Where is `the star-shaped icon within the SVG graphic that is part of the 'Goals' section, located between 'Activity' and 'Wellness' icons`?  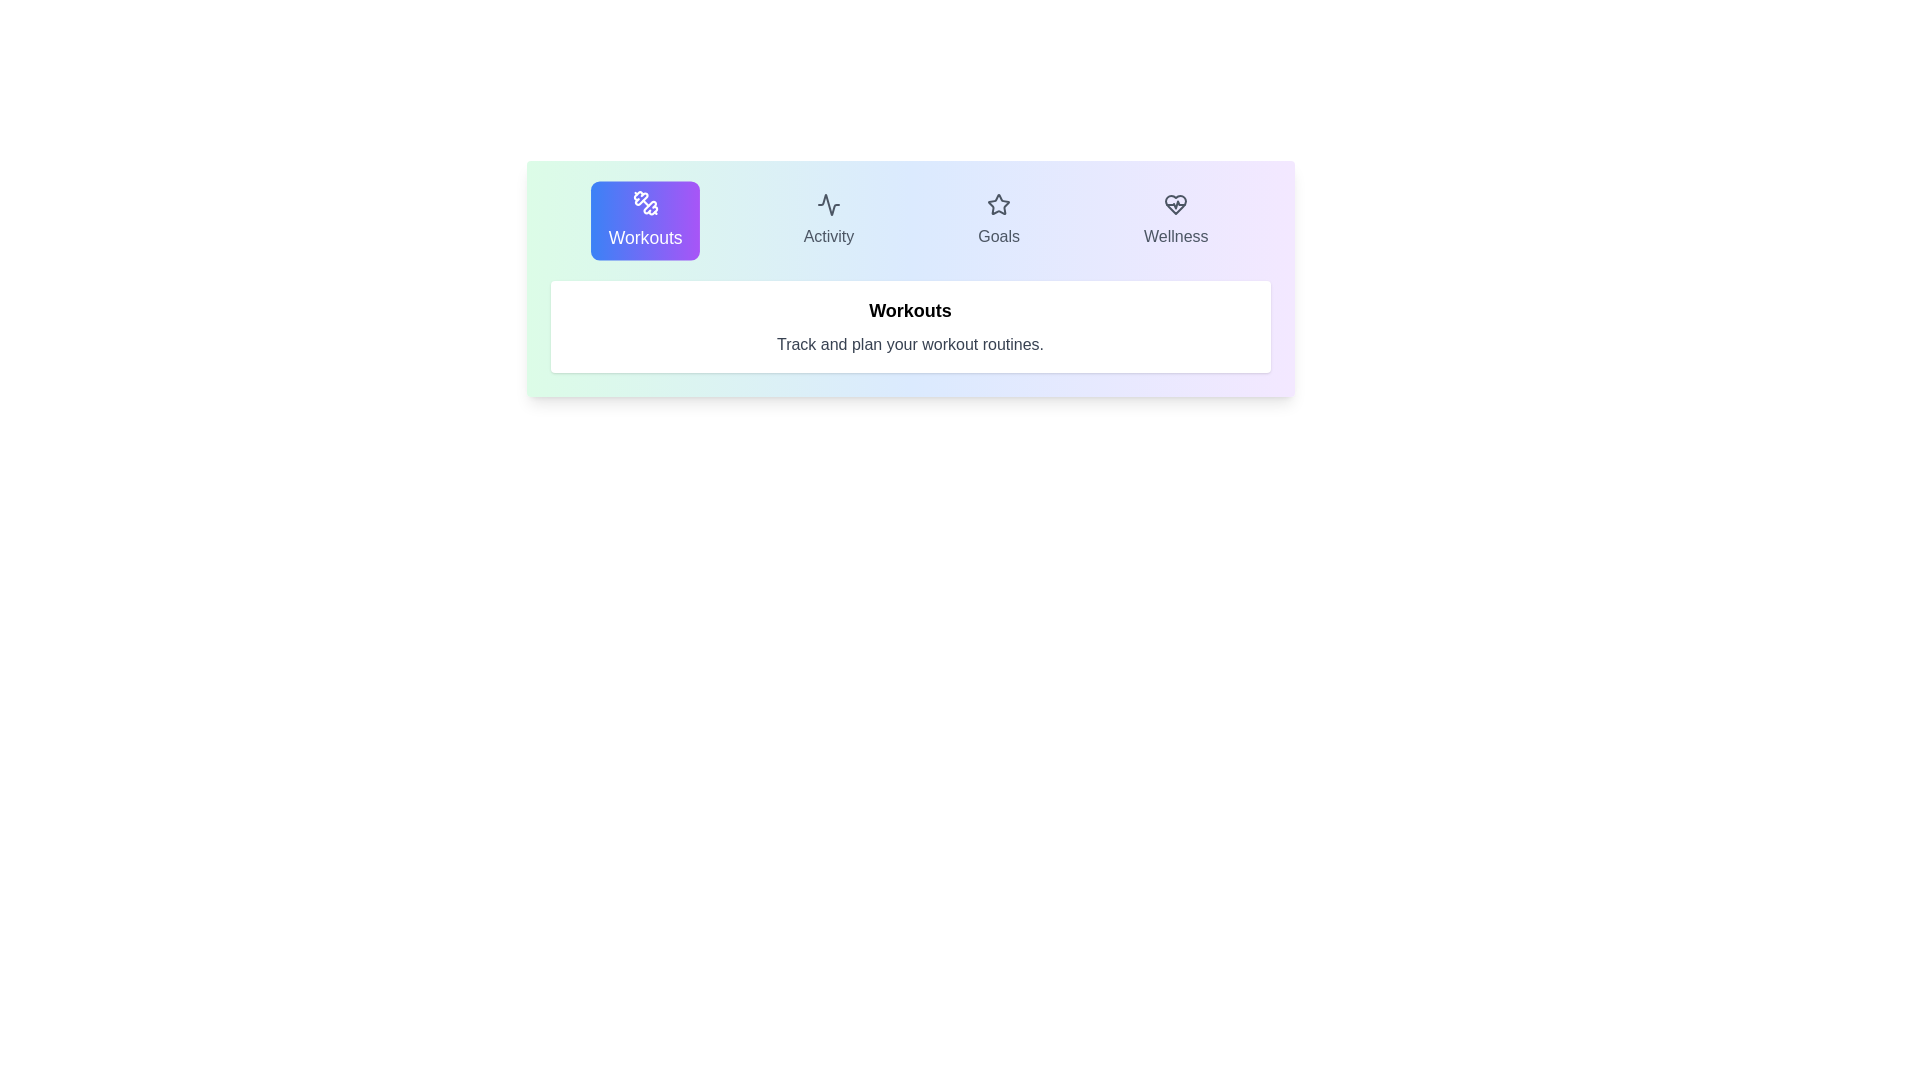 the star-shaped icon within the SVG graphic that is part of the 'Goals' section, located between 'Activity' and 'Wellness' icons is located at coordinates (999, 204).